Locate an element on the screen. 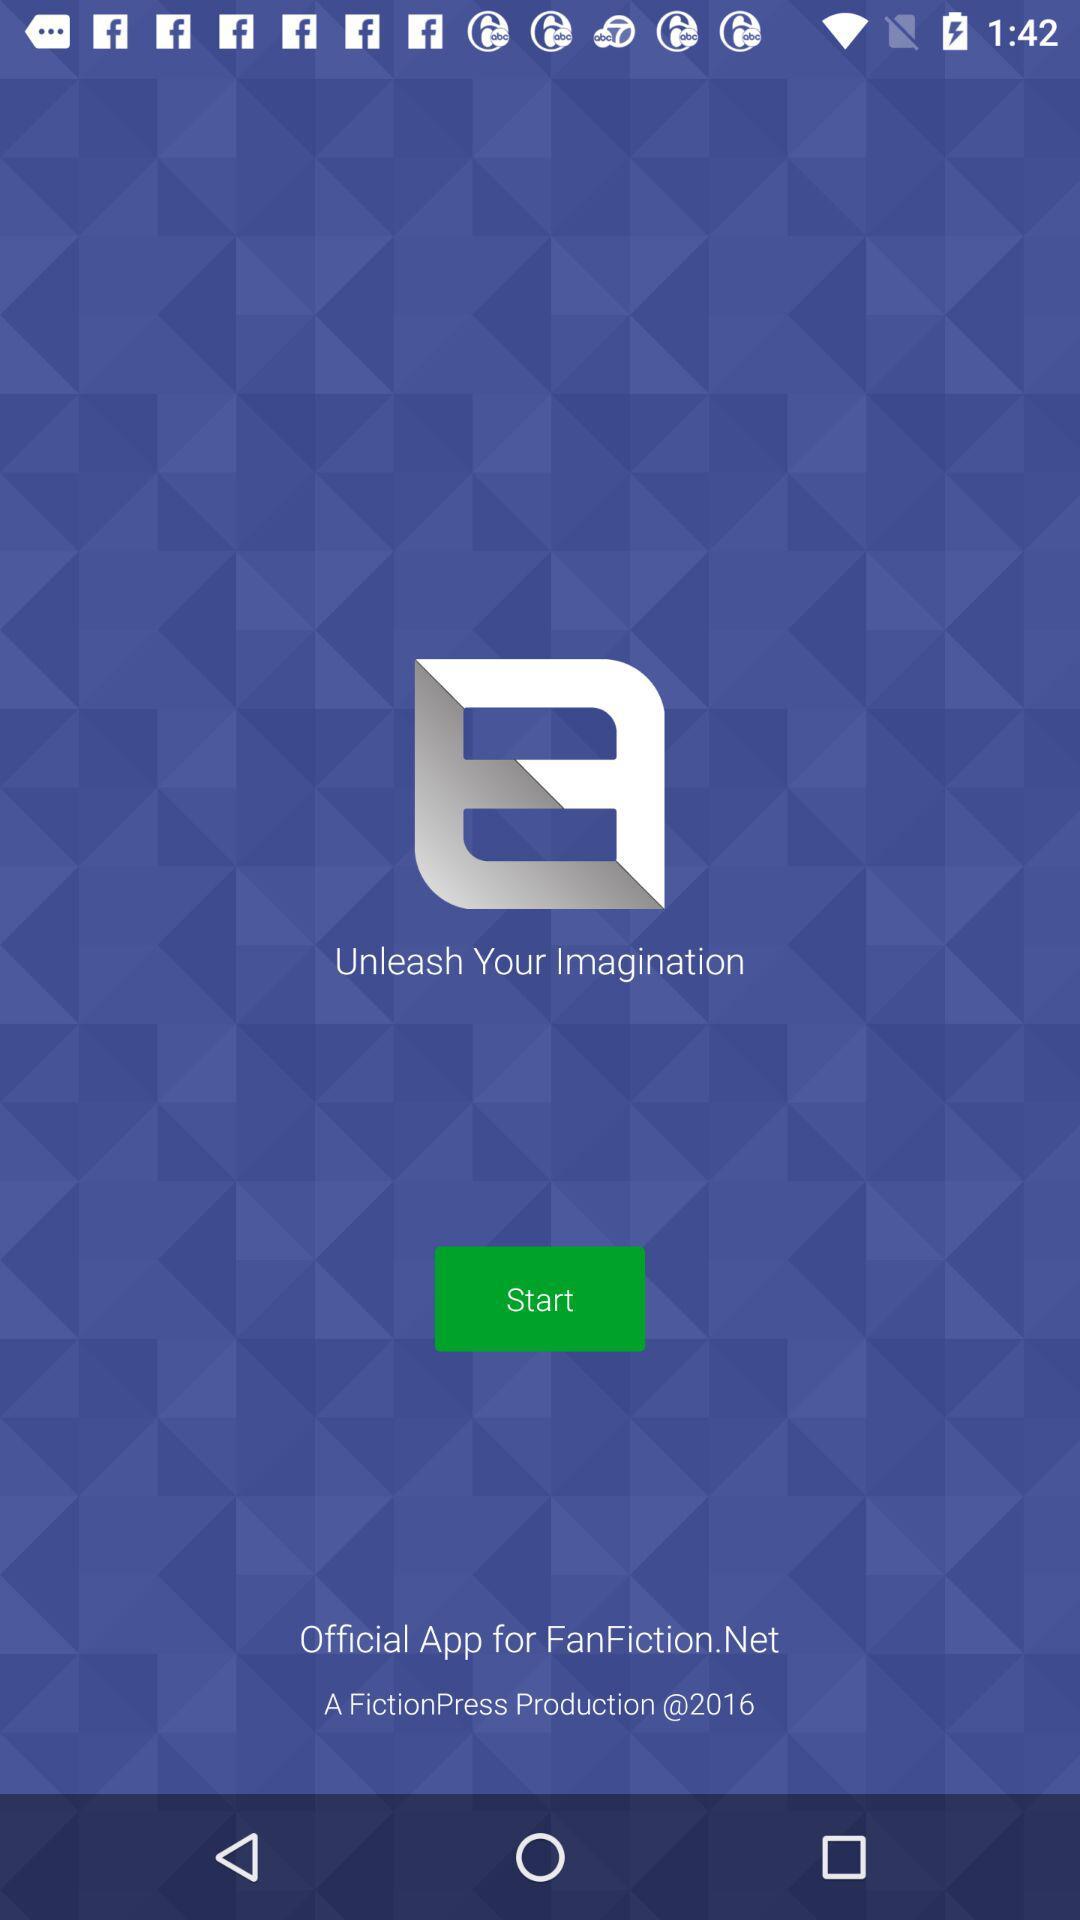 The height and width of the screenshot is (1920, 1080). start item is located at coordinates (540, 1299).